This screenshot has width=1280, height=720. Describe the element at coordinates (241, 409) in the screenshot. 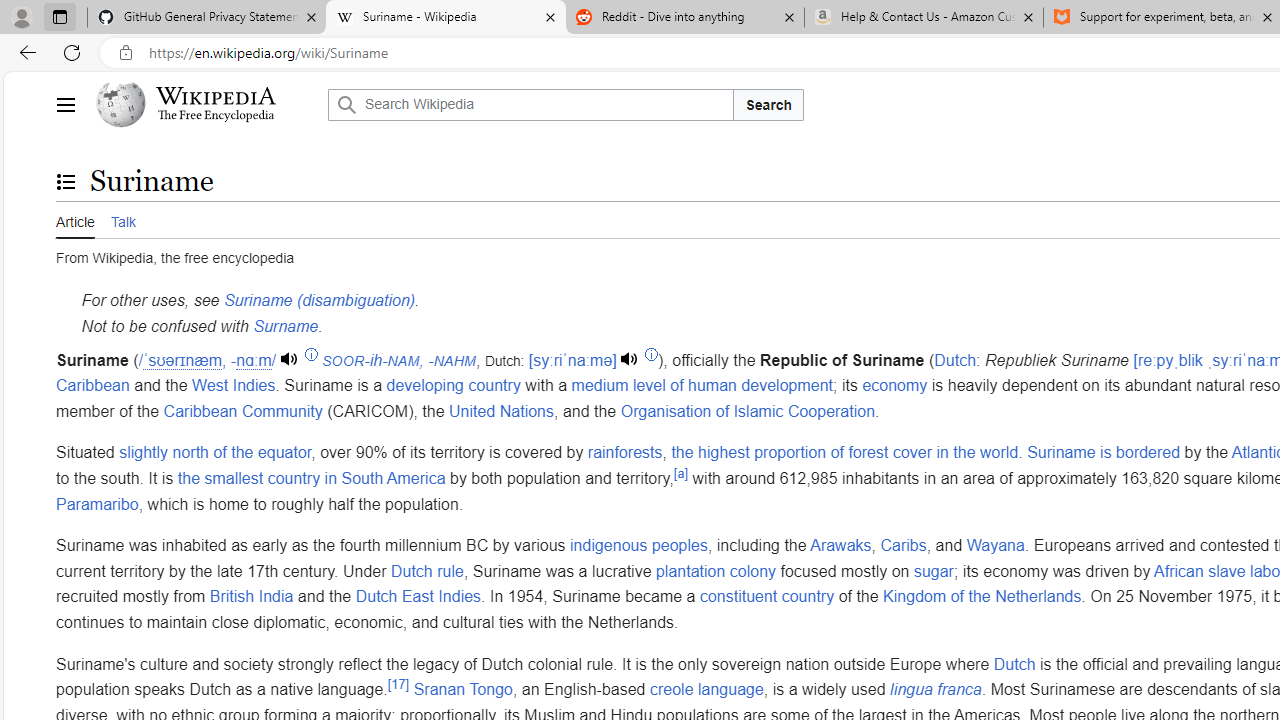

I see `'Caribbean Community'` at that location.